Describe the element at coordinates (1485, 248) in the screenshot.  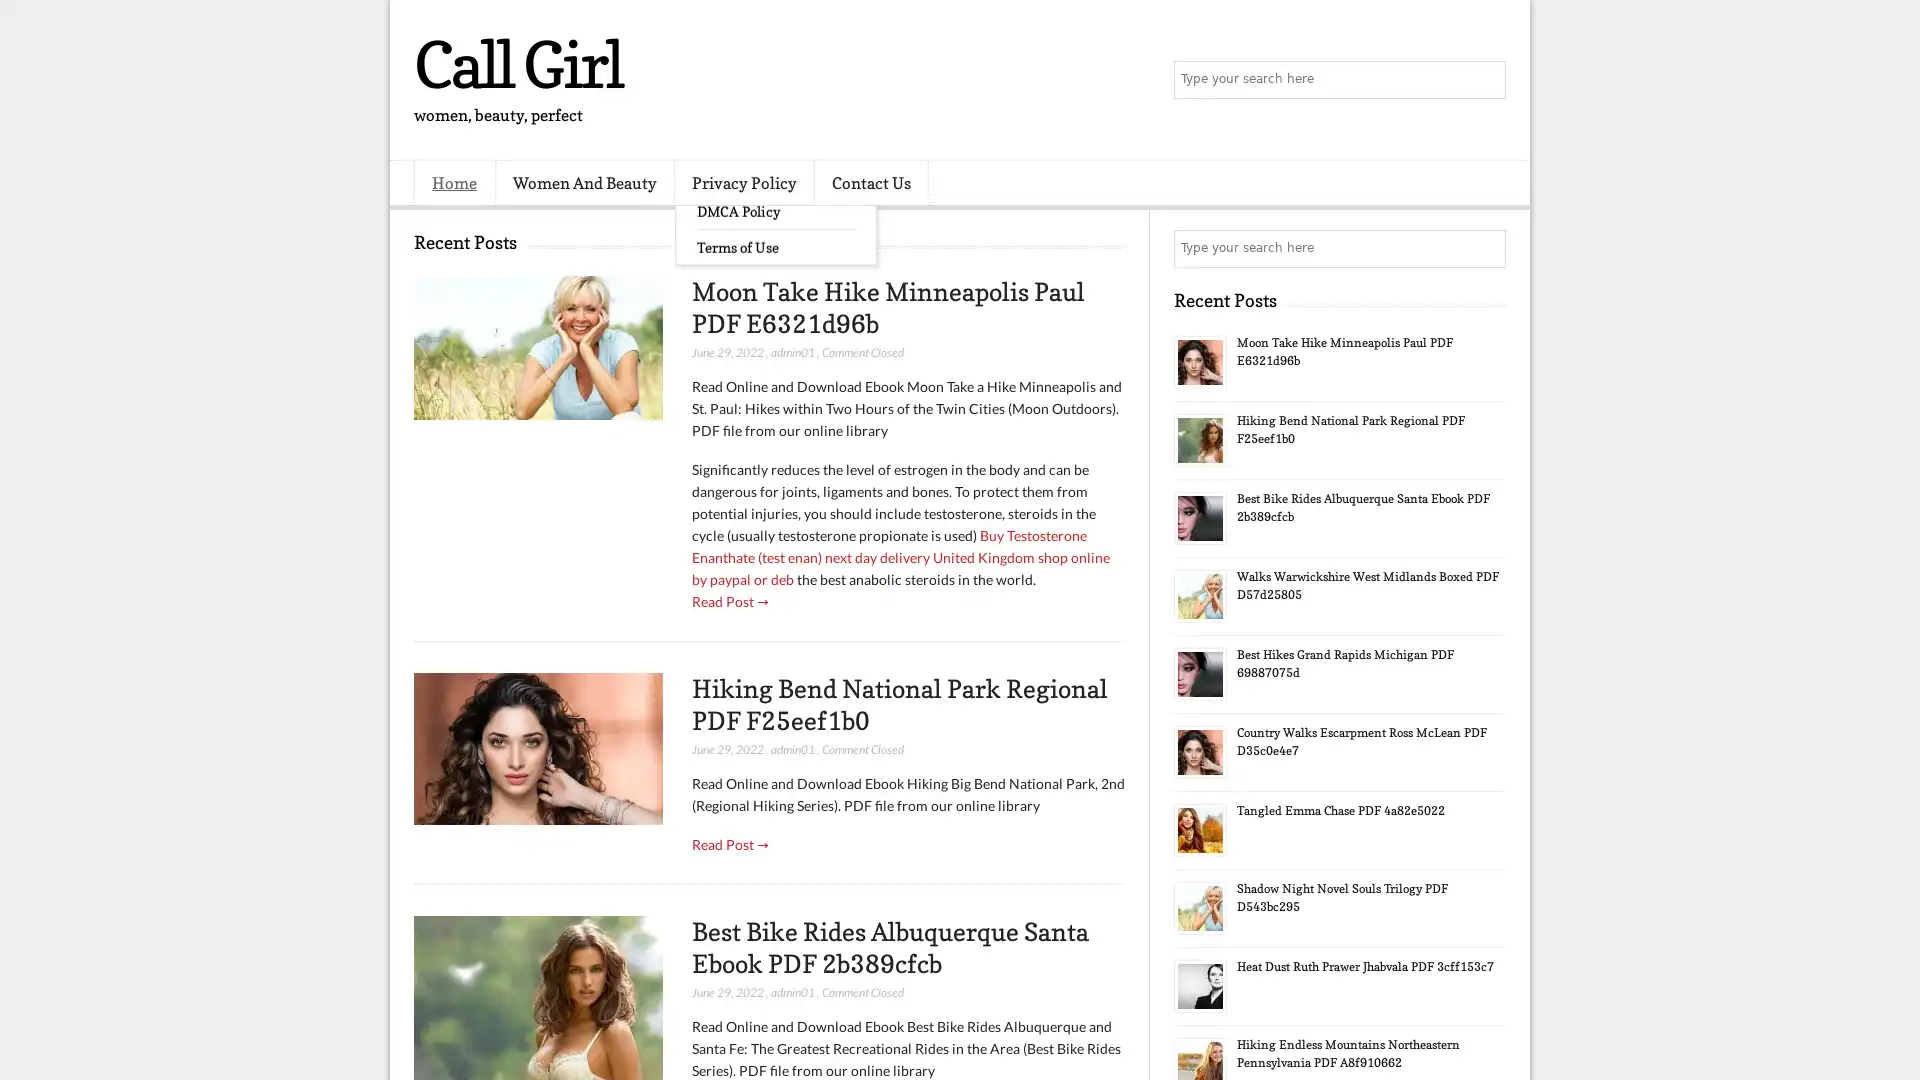
I see `Search` at that location.